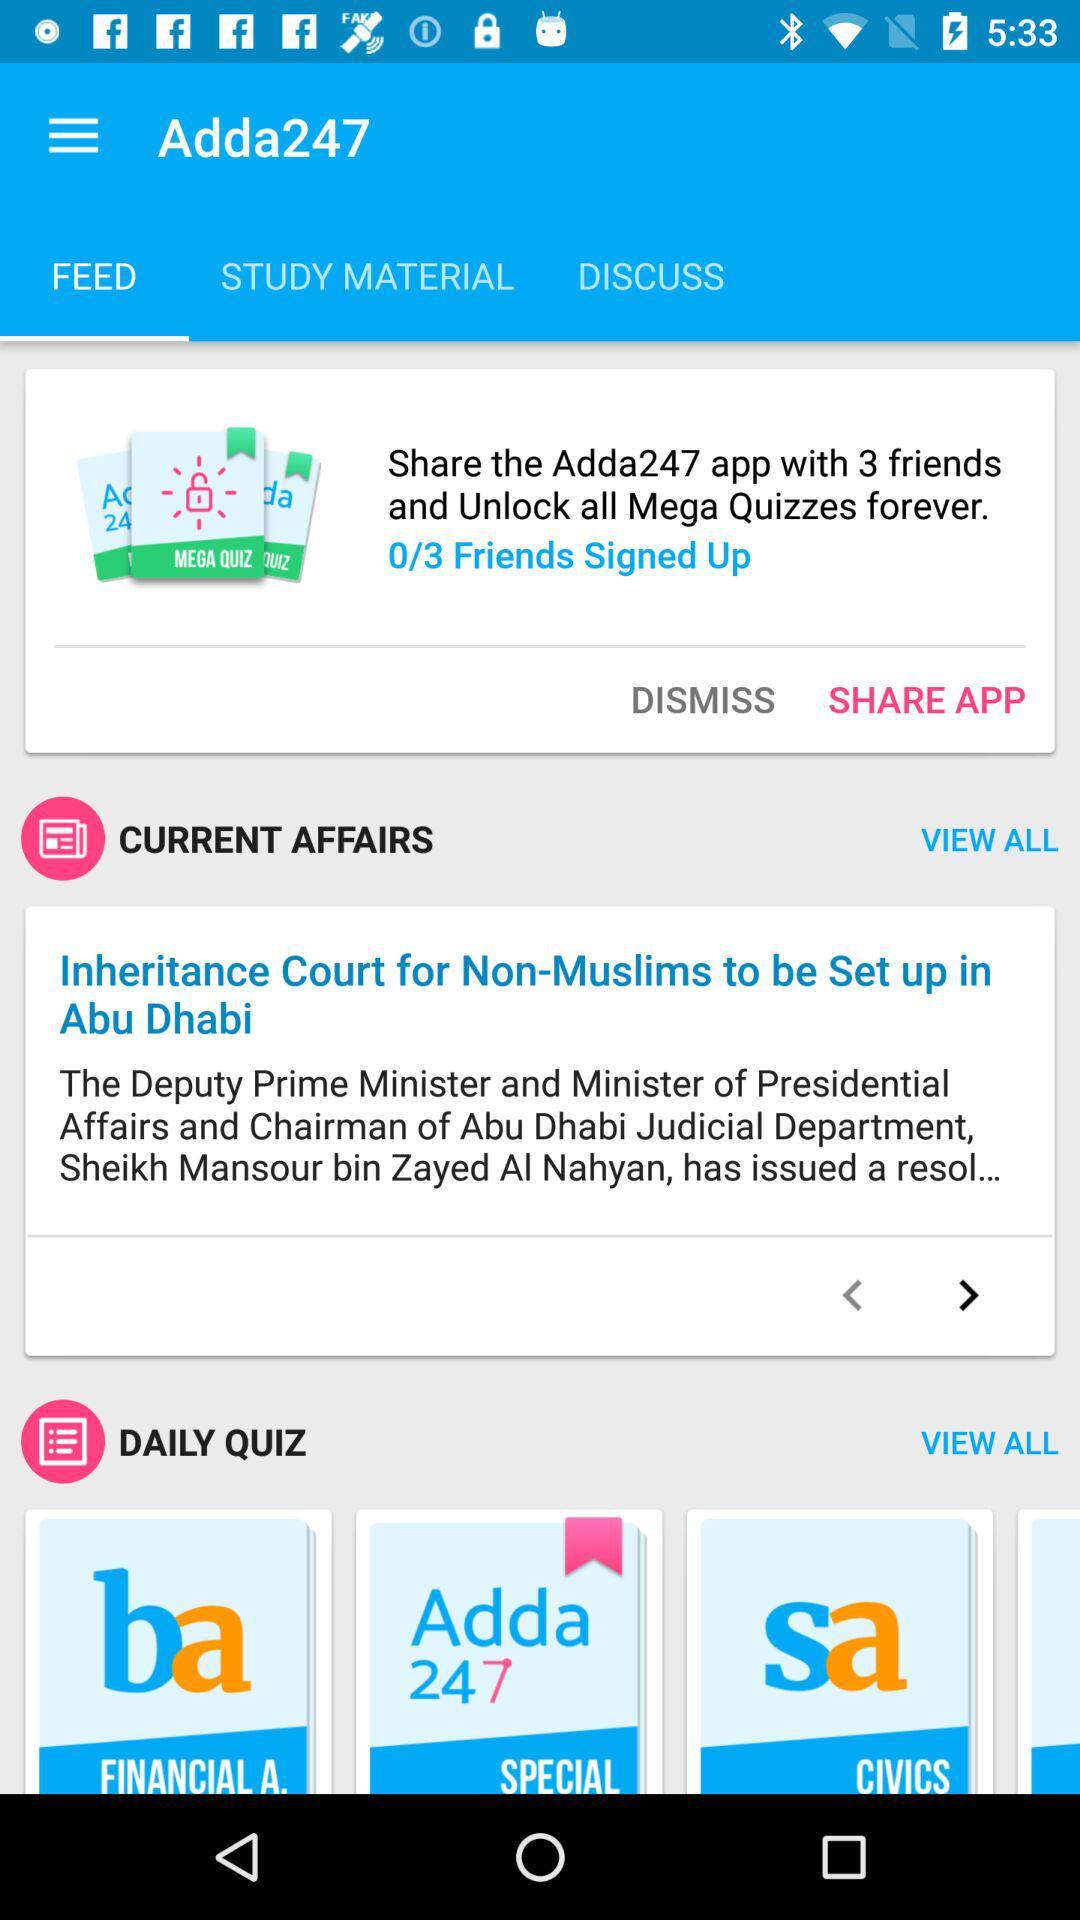 The image size is (1080, 1920). I want to click on back page, so click(852, 1295).